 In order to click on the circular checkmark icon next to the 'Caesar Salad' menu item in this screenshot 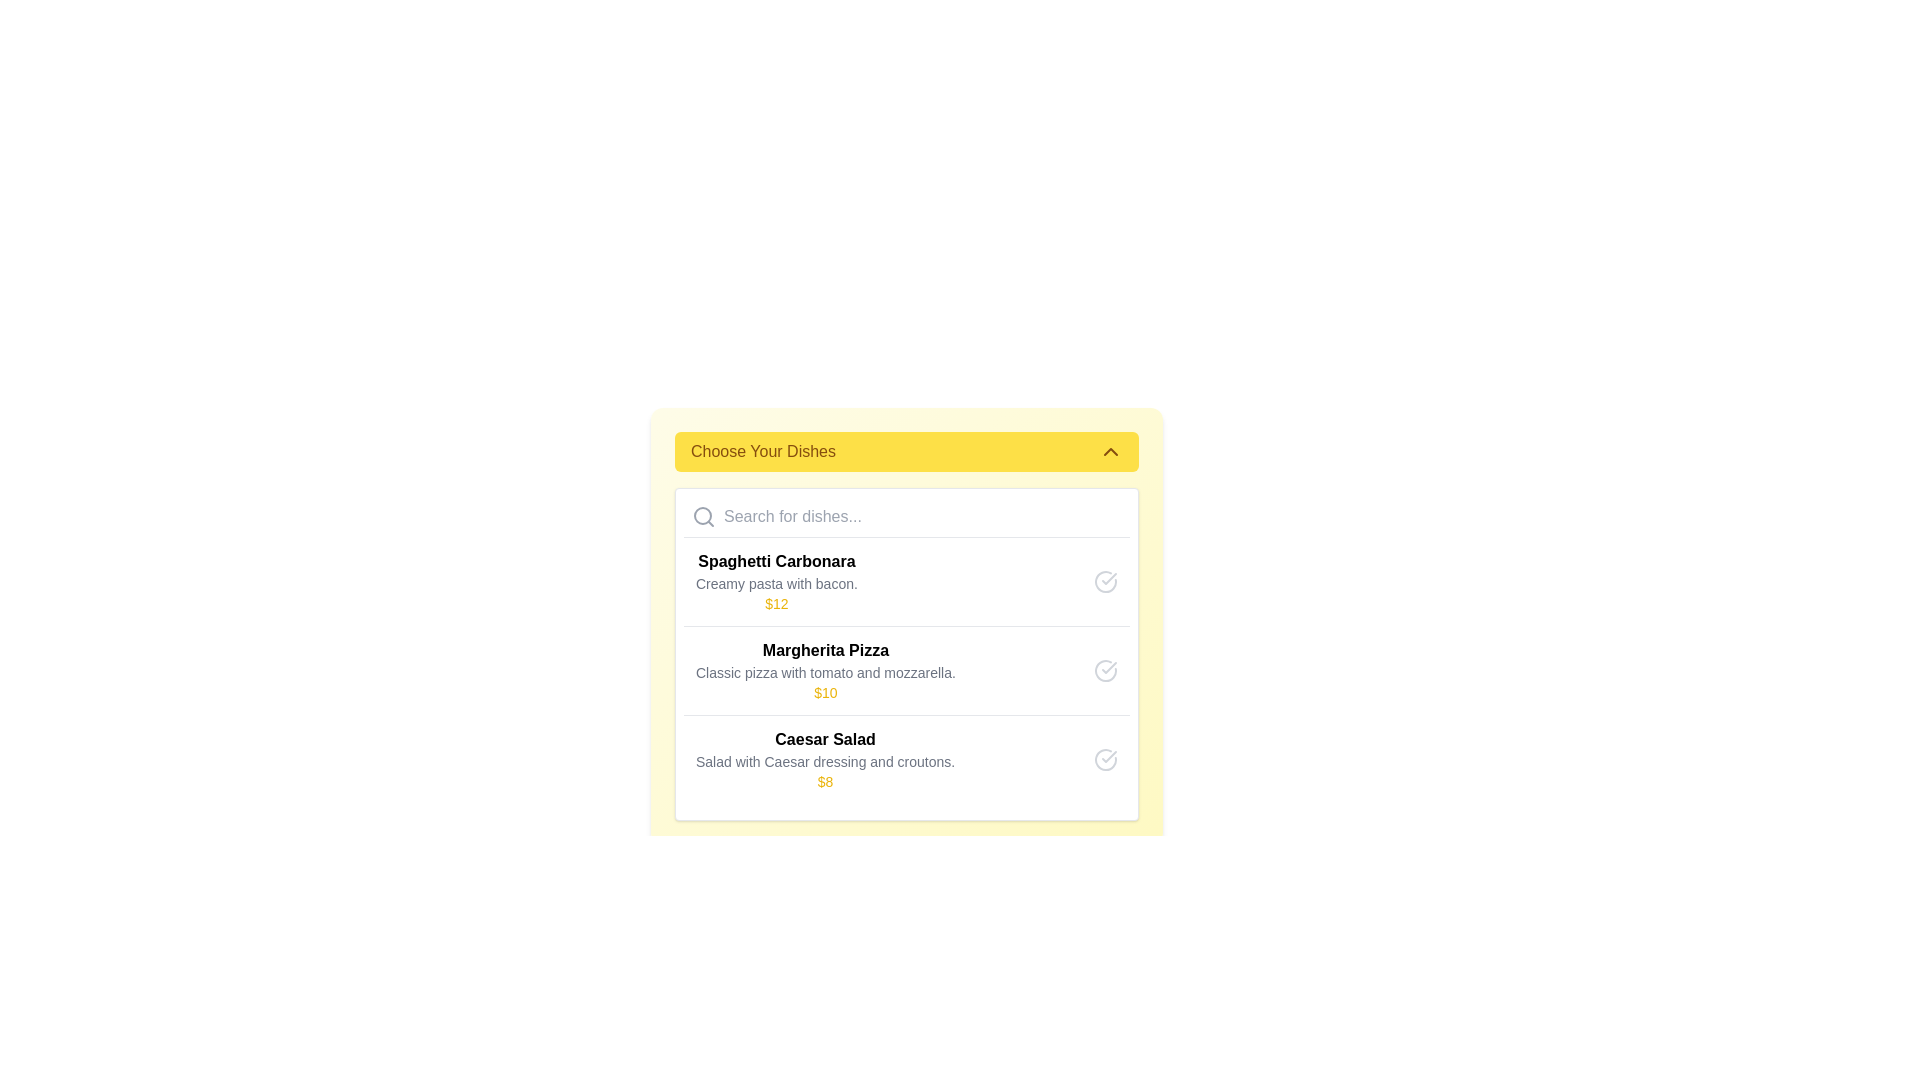, I will do `click(1104, 759)`.